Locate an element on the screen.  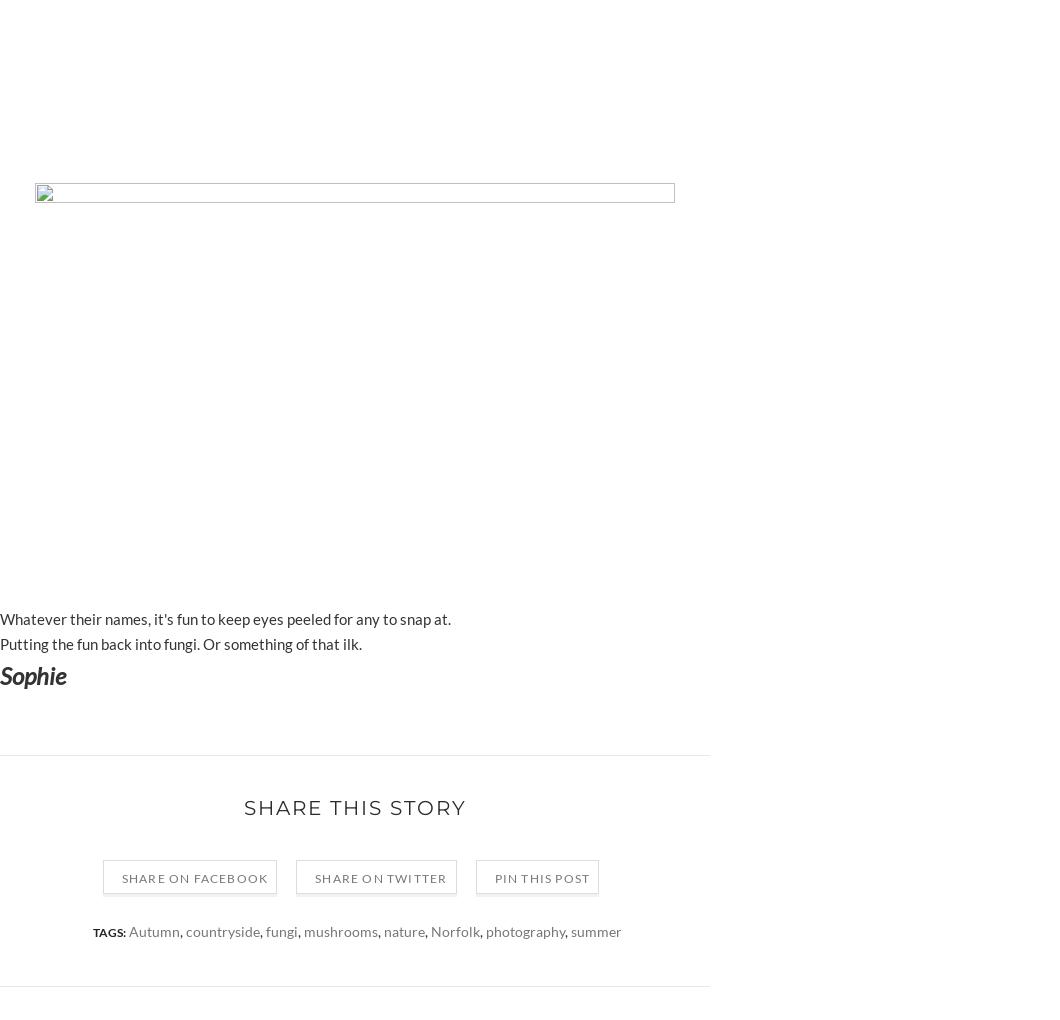
'nature' is located at coordinates (403, 931).